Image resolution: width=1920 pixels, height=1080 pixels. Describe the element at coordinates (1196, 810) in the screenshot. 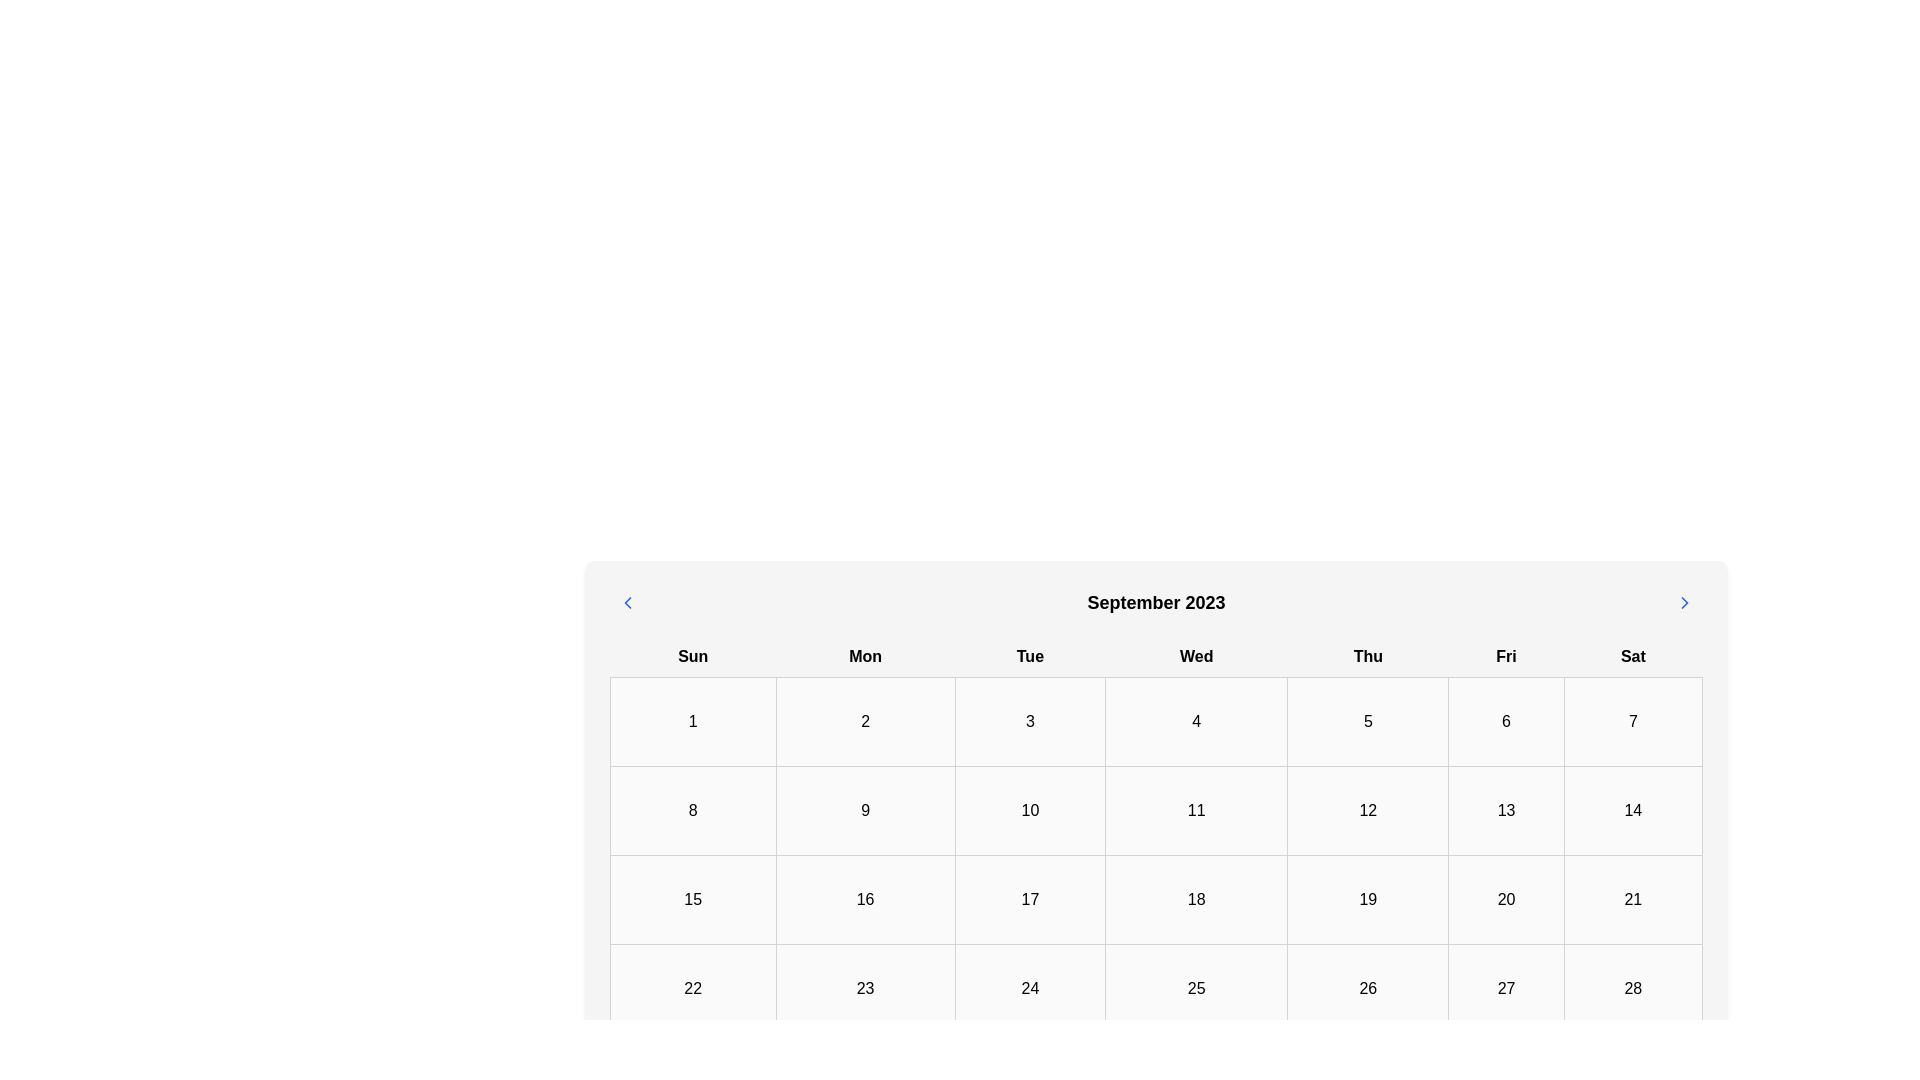

I see `the calendar button representing the date '11' in the Wednesday column of the second row` at that location.